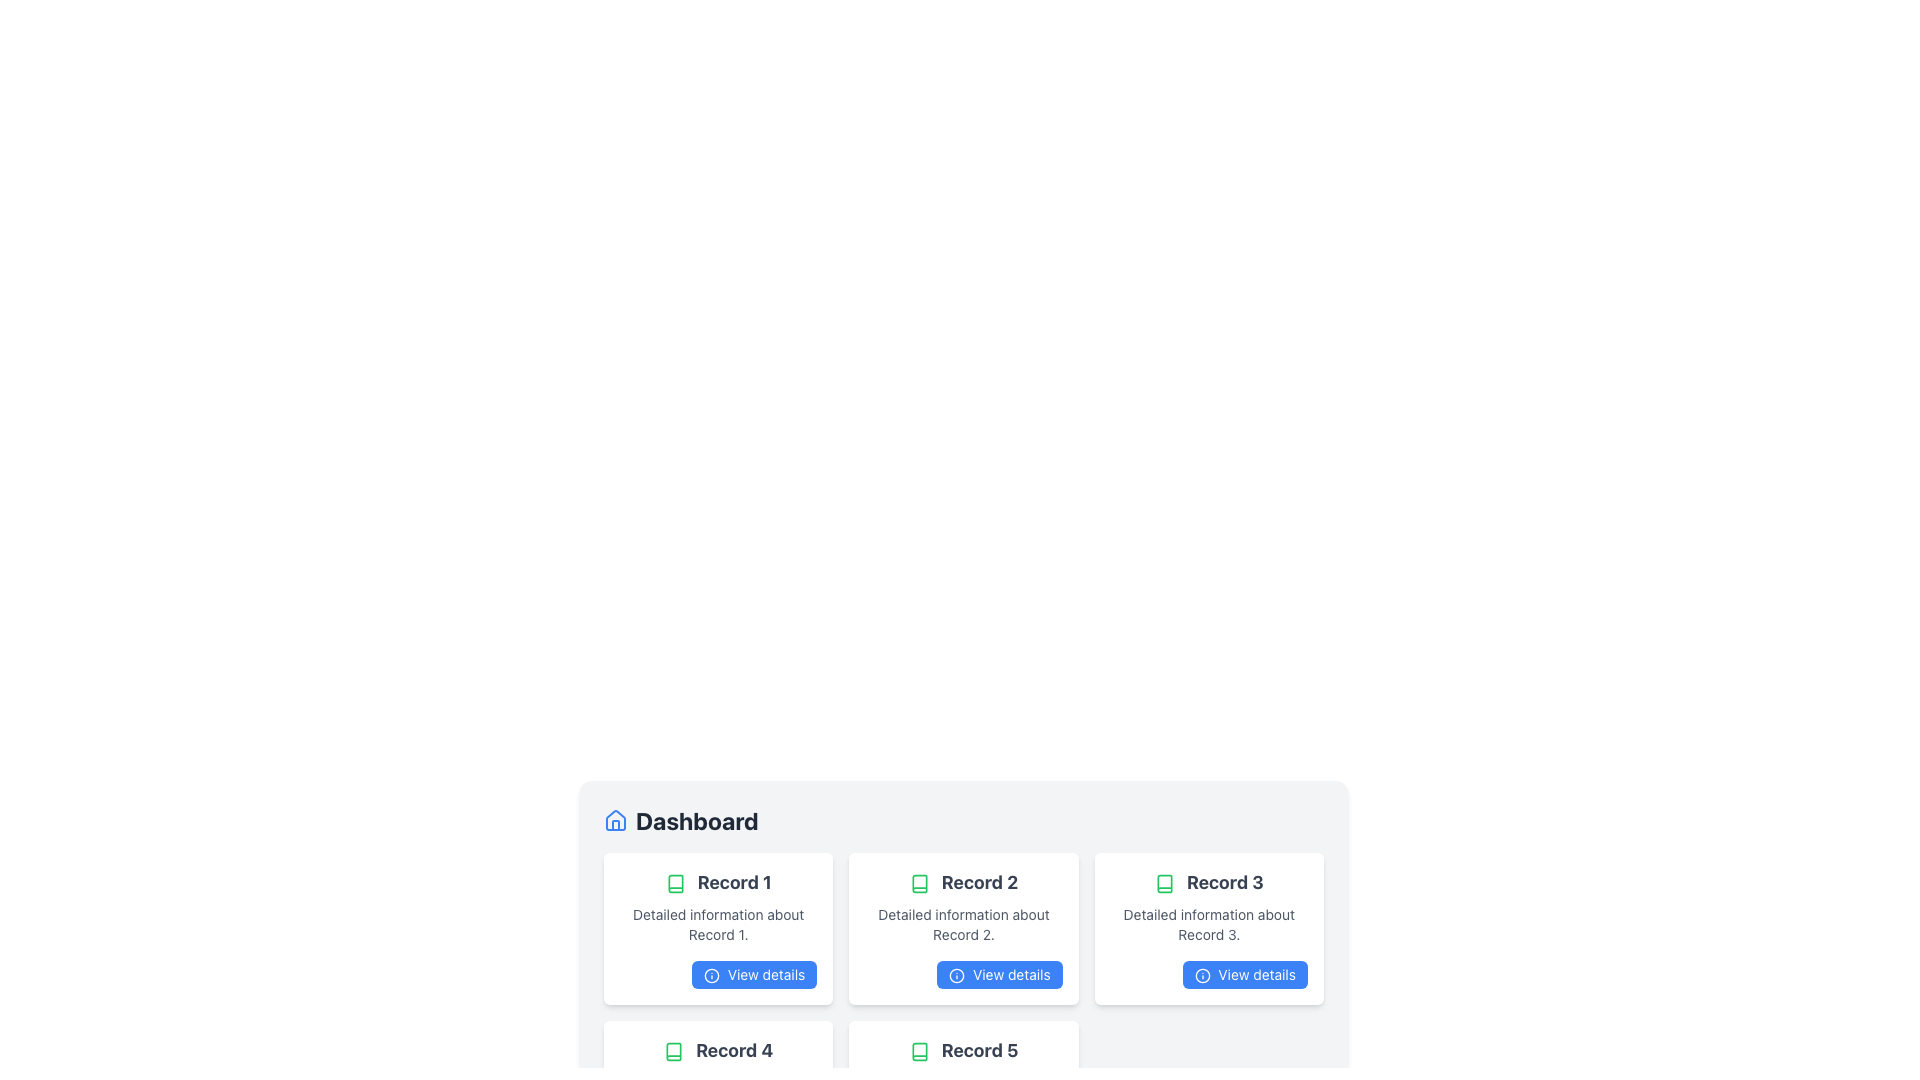 The width and height of the screenshot is (1920, 1080). Describe the element at coordinates (918, 883) in the screenshot. I see `the book icon located under the title 'Record 2' in the second column of the top row within a grid layout, which serves as a visual representation for associated record content` at that location.